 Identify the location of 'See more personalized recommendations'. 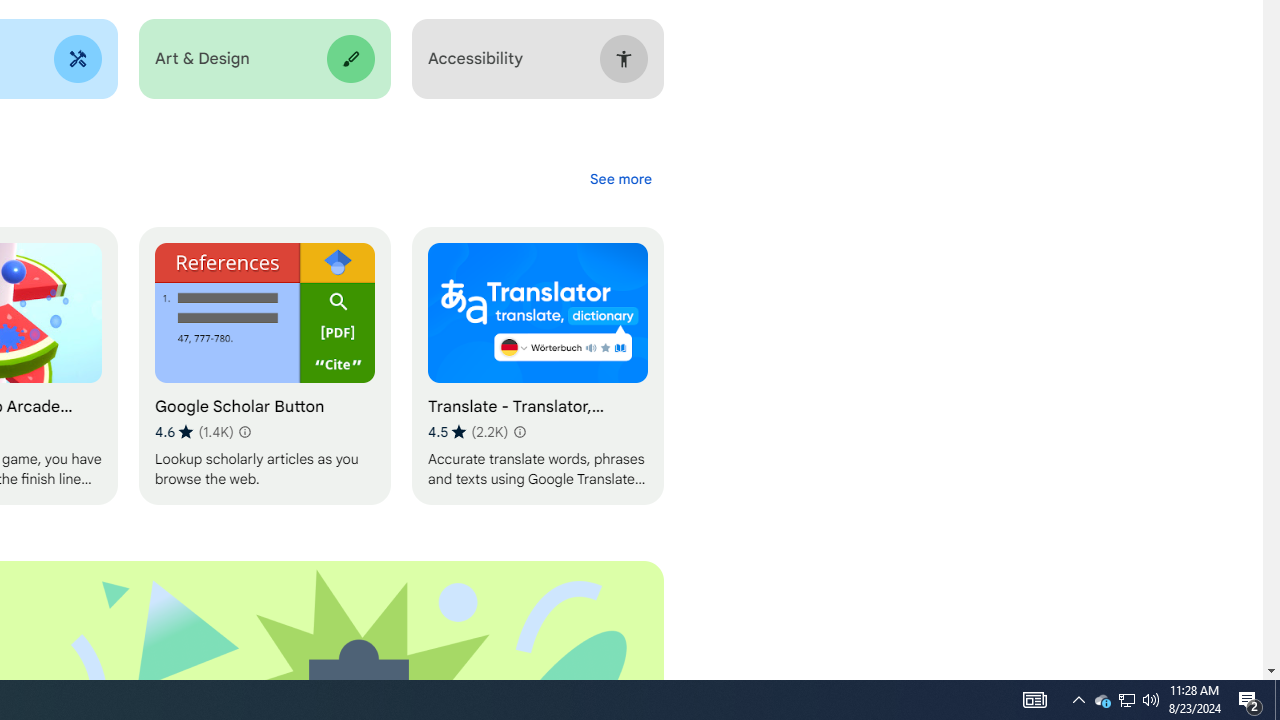
(619, 178).